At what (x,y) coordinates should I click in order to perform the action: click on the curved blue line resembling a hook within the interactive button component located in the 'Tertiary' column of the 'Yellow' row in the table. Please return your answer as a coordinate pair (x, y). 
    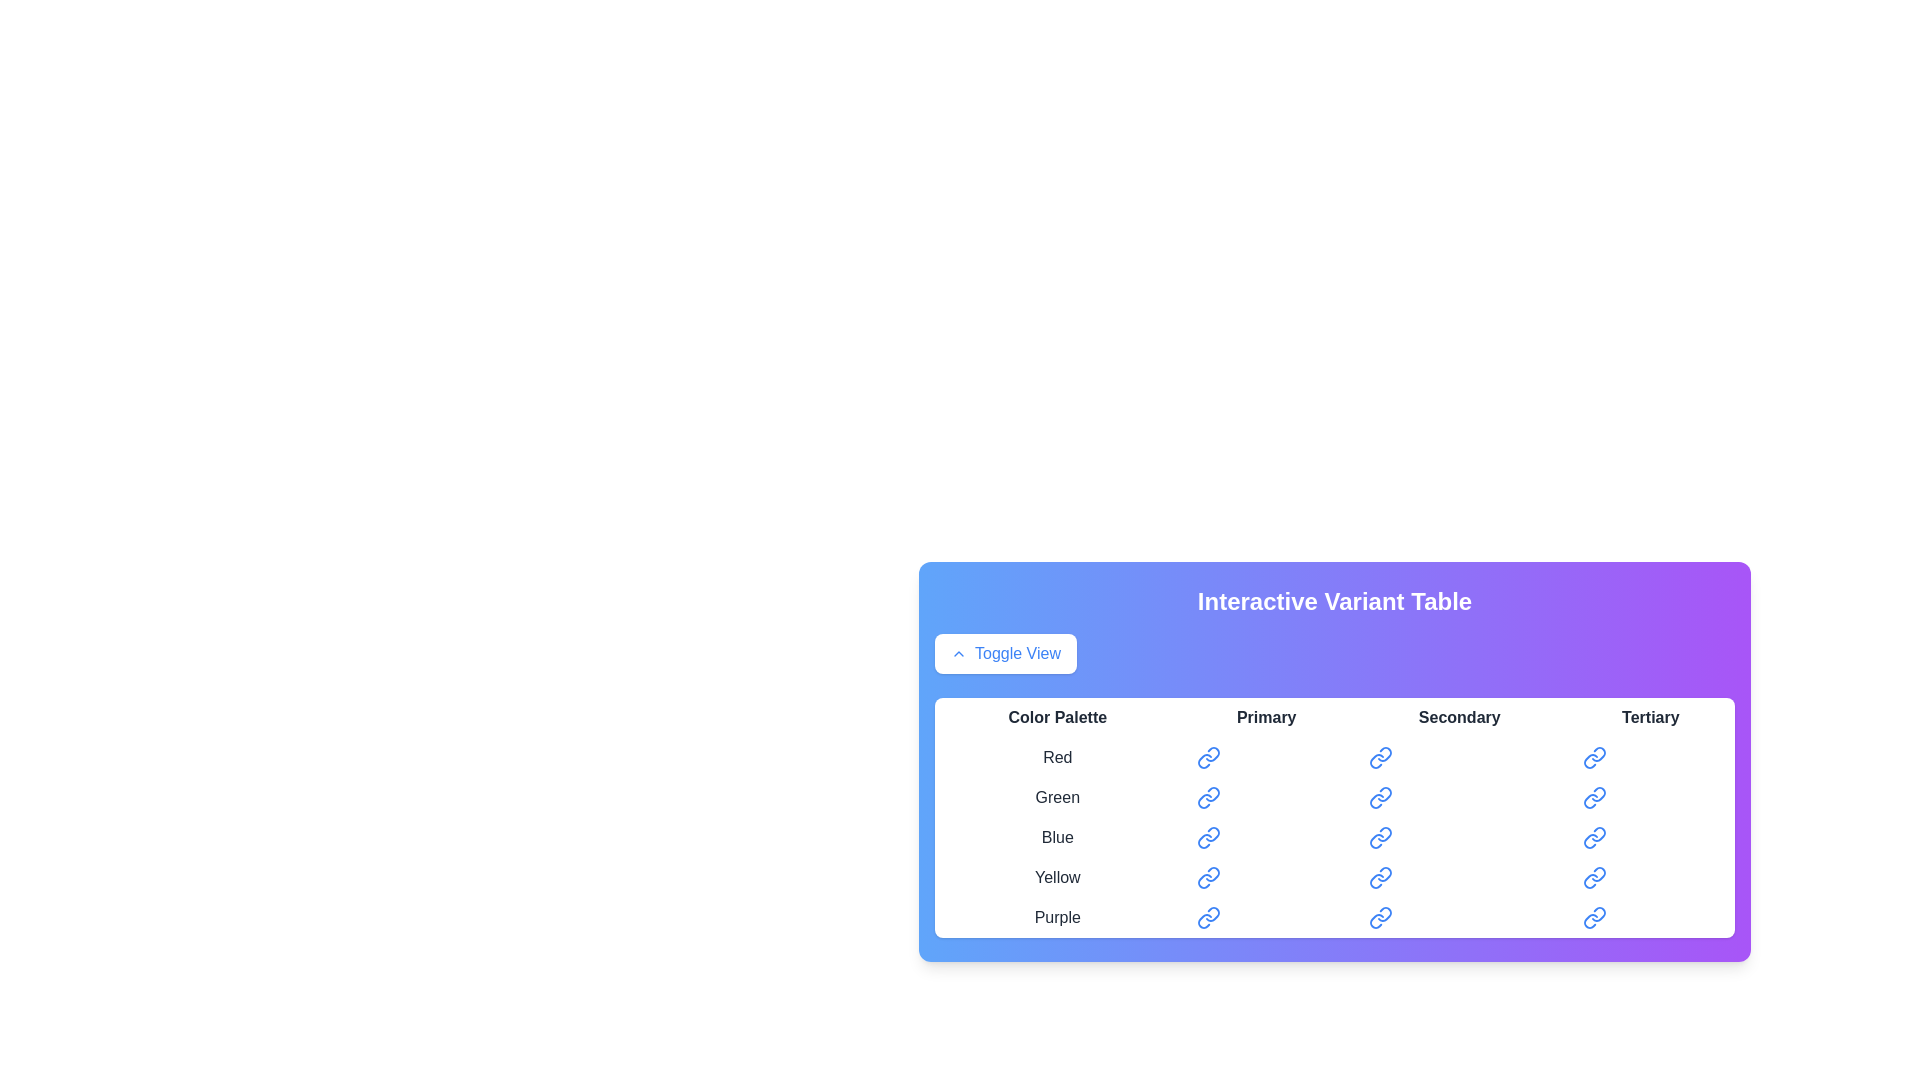
    Looking at the image, I should click on (1589, 880).